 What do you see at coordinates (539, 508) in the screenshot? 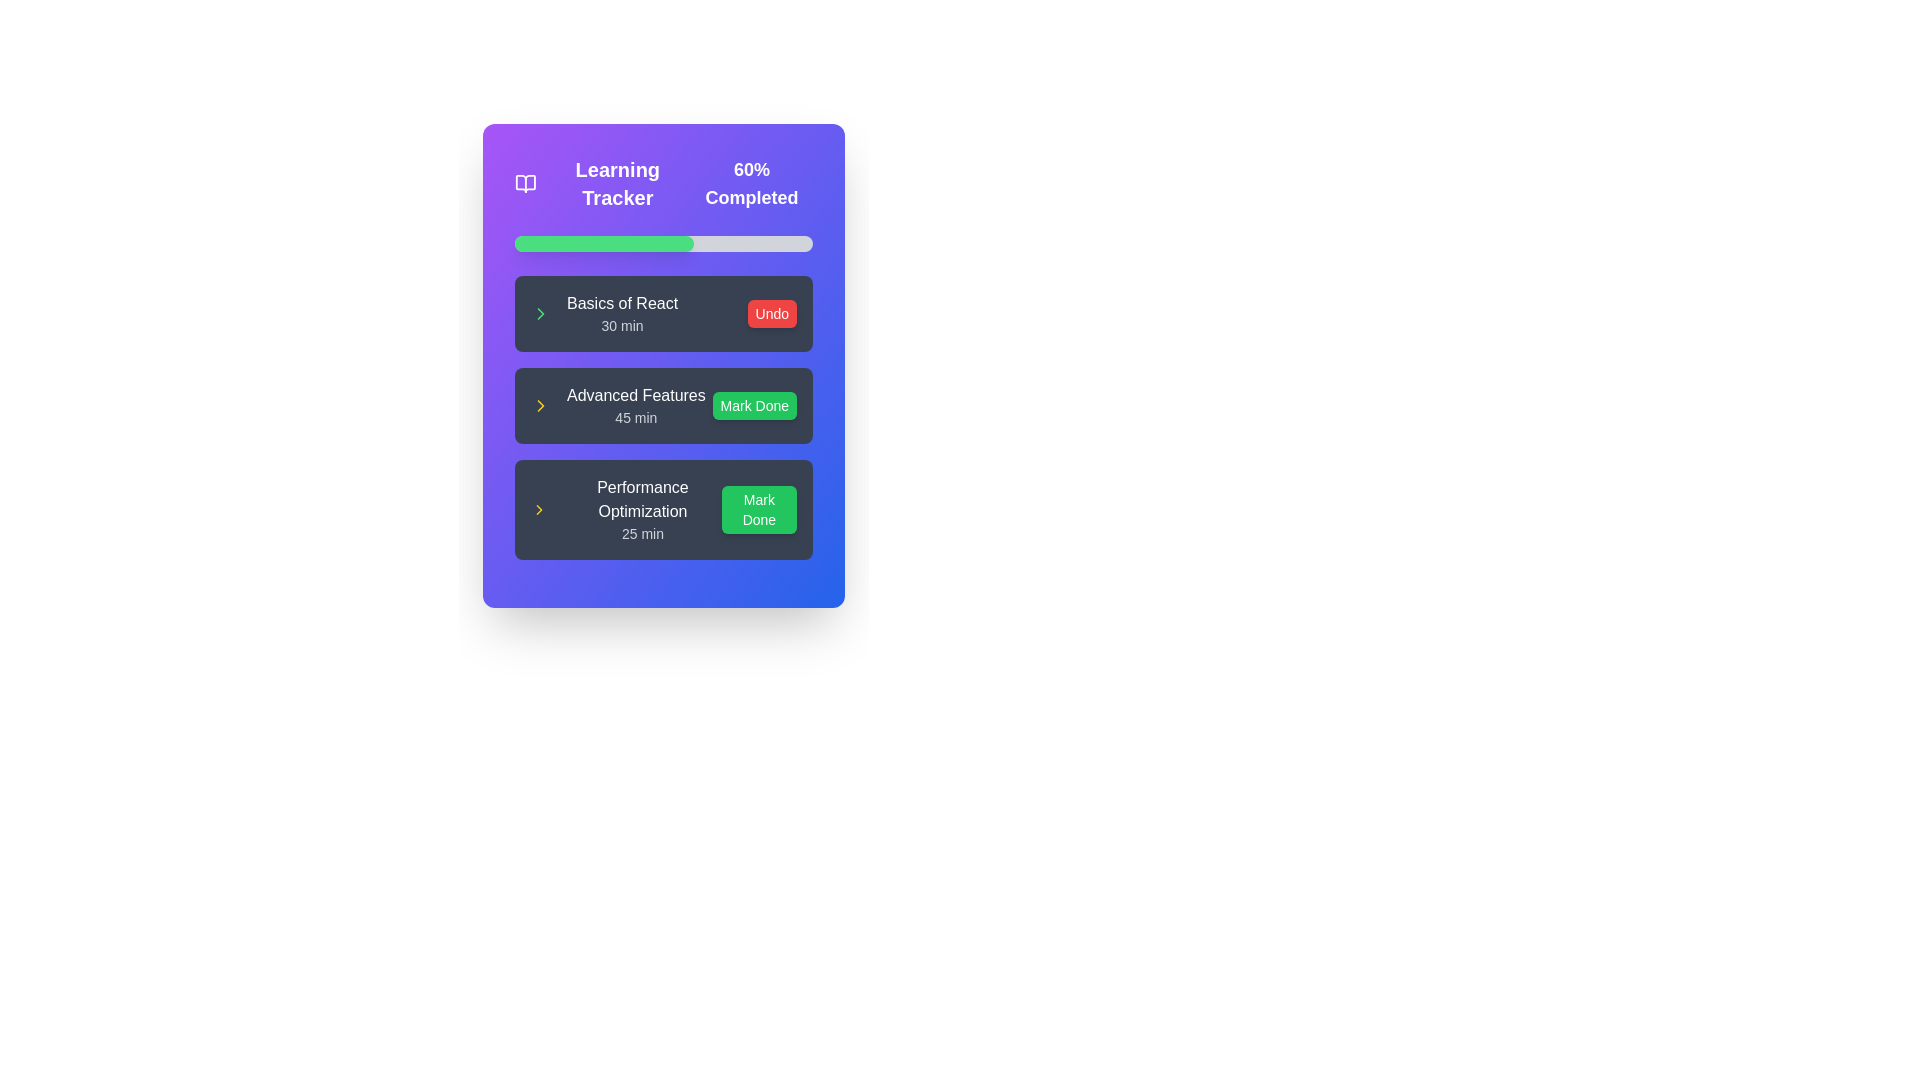
I see `the Chevron-right indicator icon next to the 'Advanced Features' list item` at bounding box center [539, 508].